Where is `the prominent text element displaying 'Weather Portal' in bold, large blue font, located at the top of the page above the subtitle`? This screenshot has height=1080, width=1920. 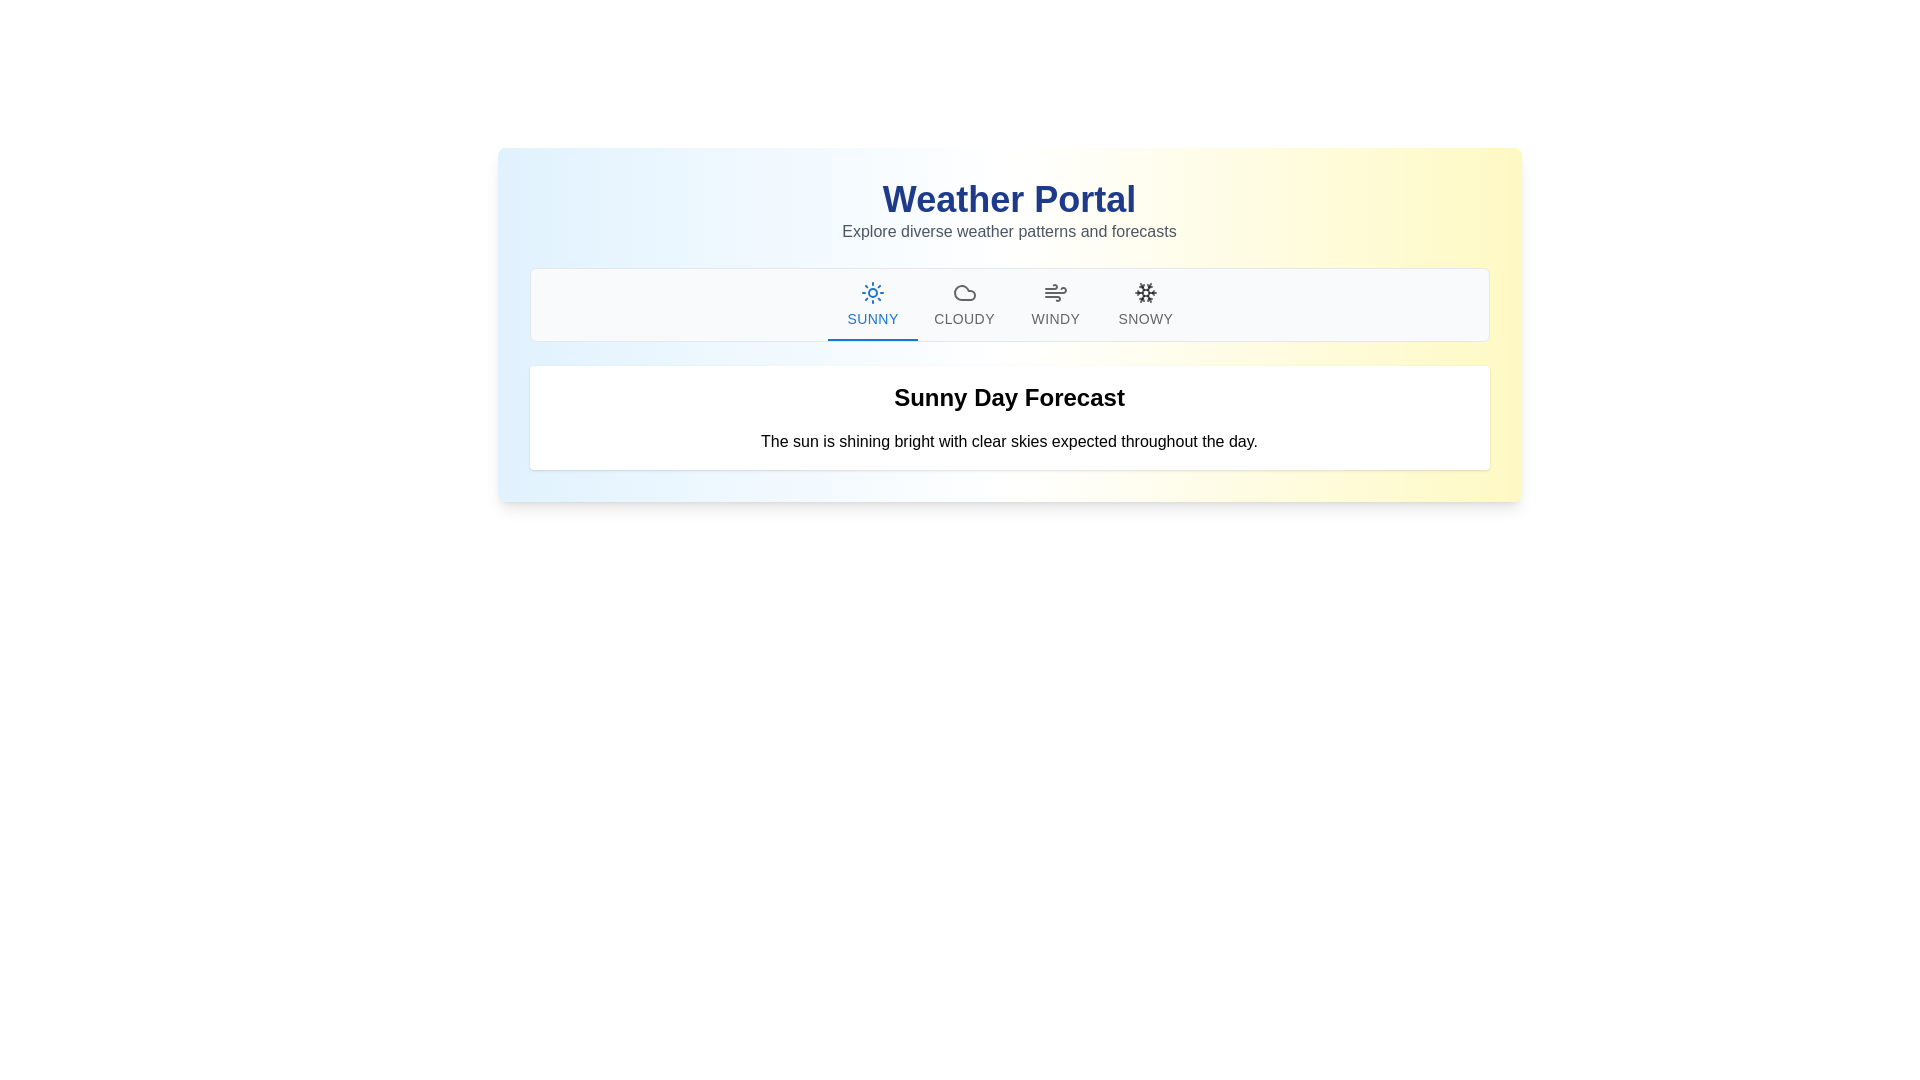 the prominent text element displaying 'Weather Portal' in bold, large blue font, located at the top of the page above the subtitle is located at coordinates (1009, 200).